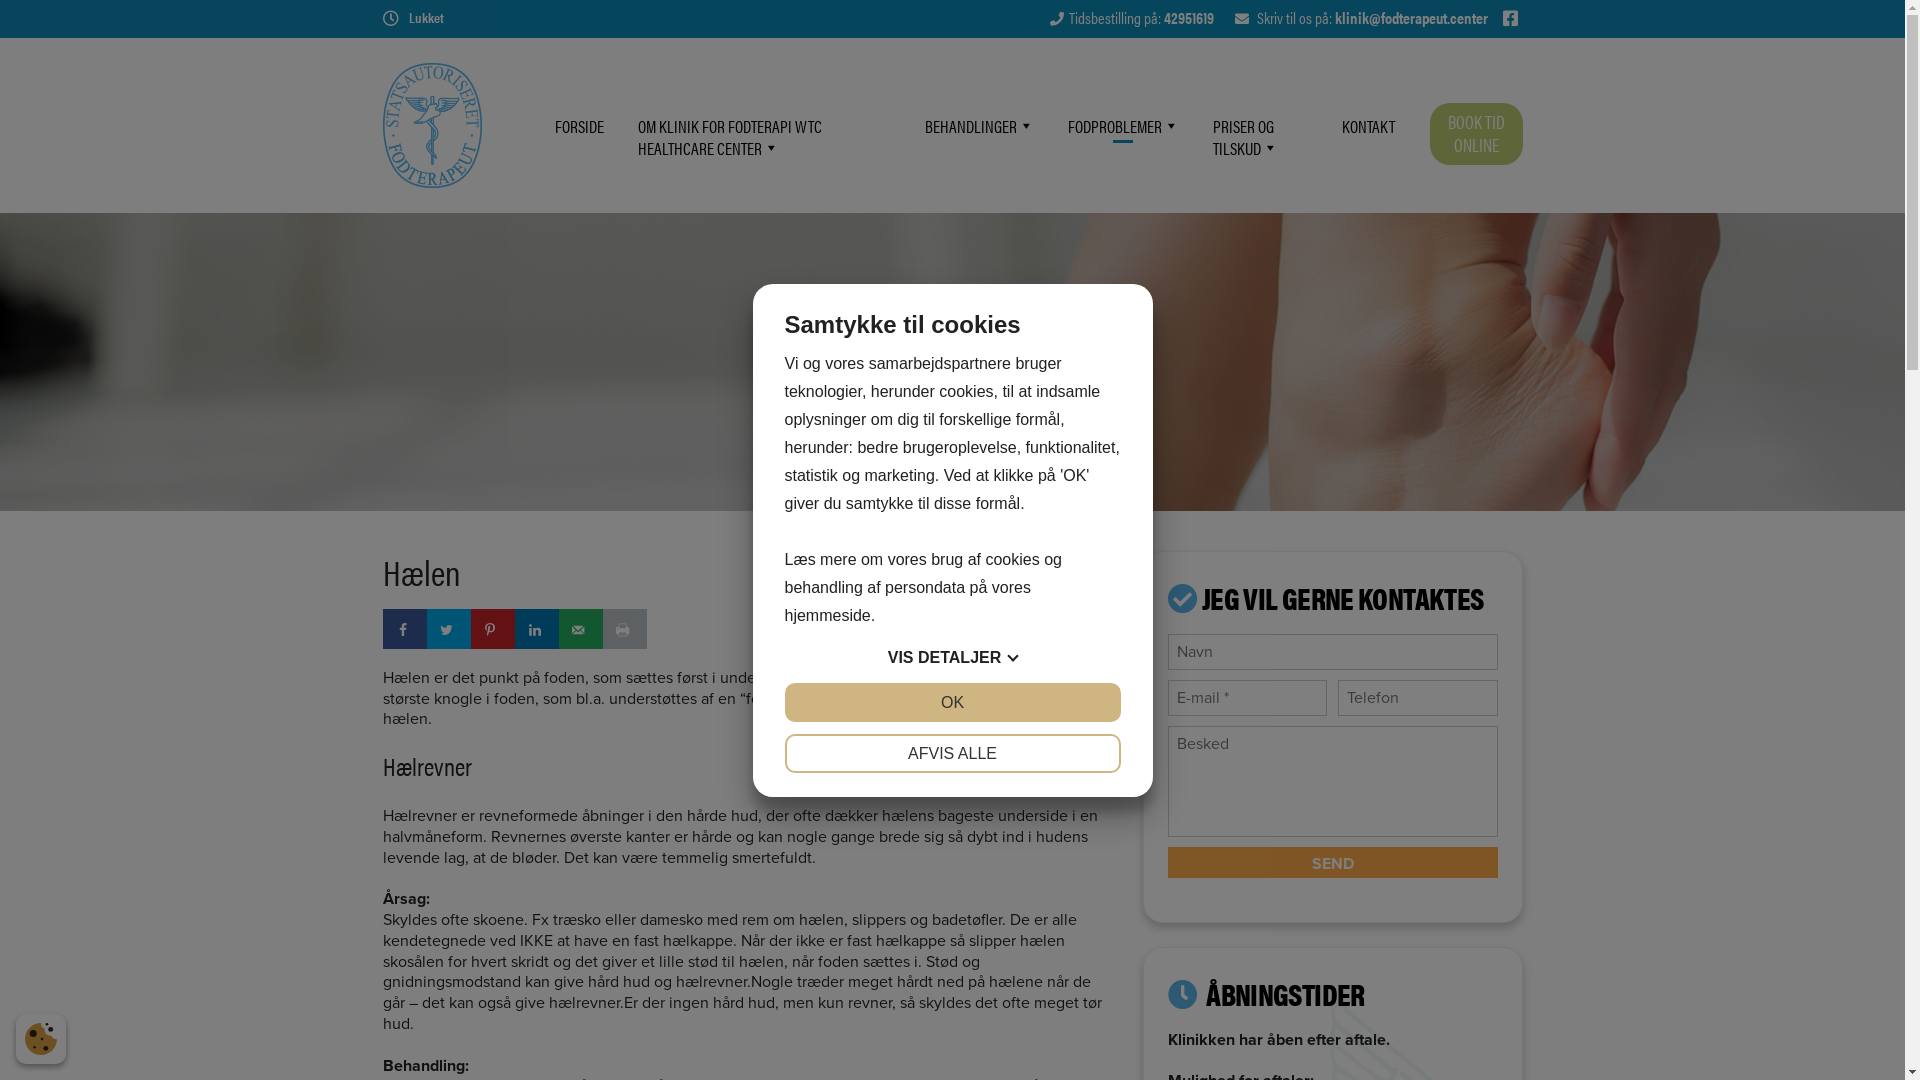 The height and width of the screenshot is (1080, 1920). What do you see at coordinates (950, 753) in the screenshot?
I see `'AFVIS ALLE'` at bounding box center [950, 753].